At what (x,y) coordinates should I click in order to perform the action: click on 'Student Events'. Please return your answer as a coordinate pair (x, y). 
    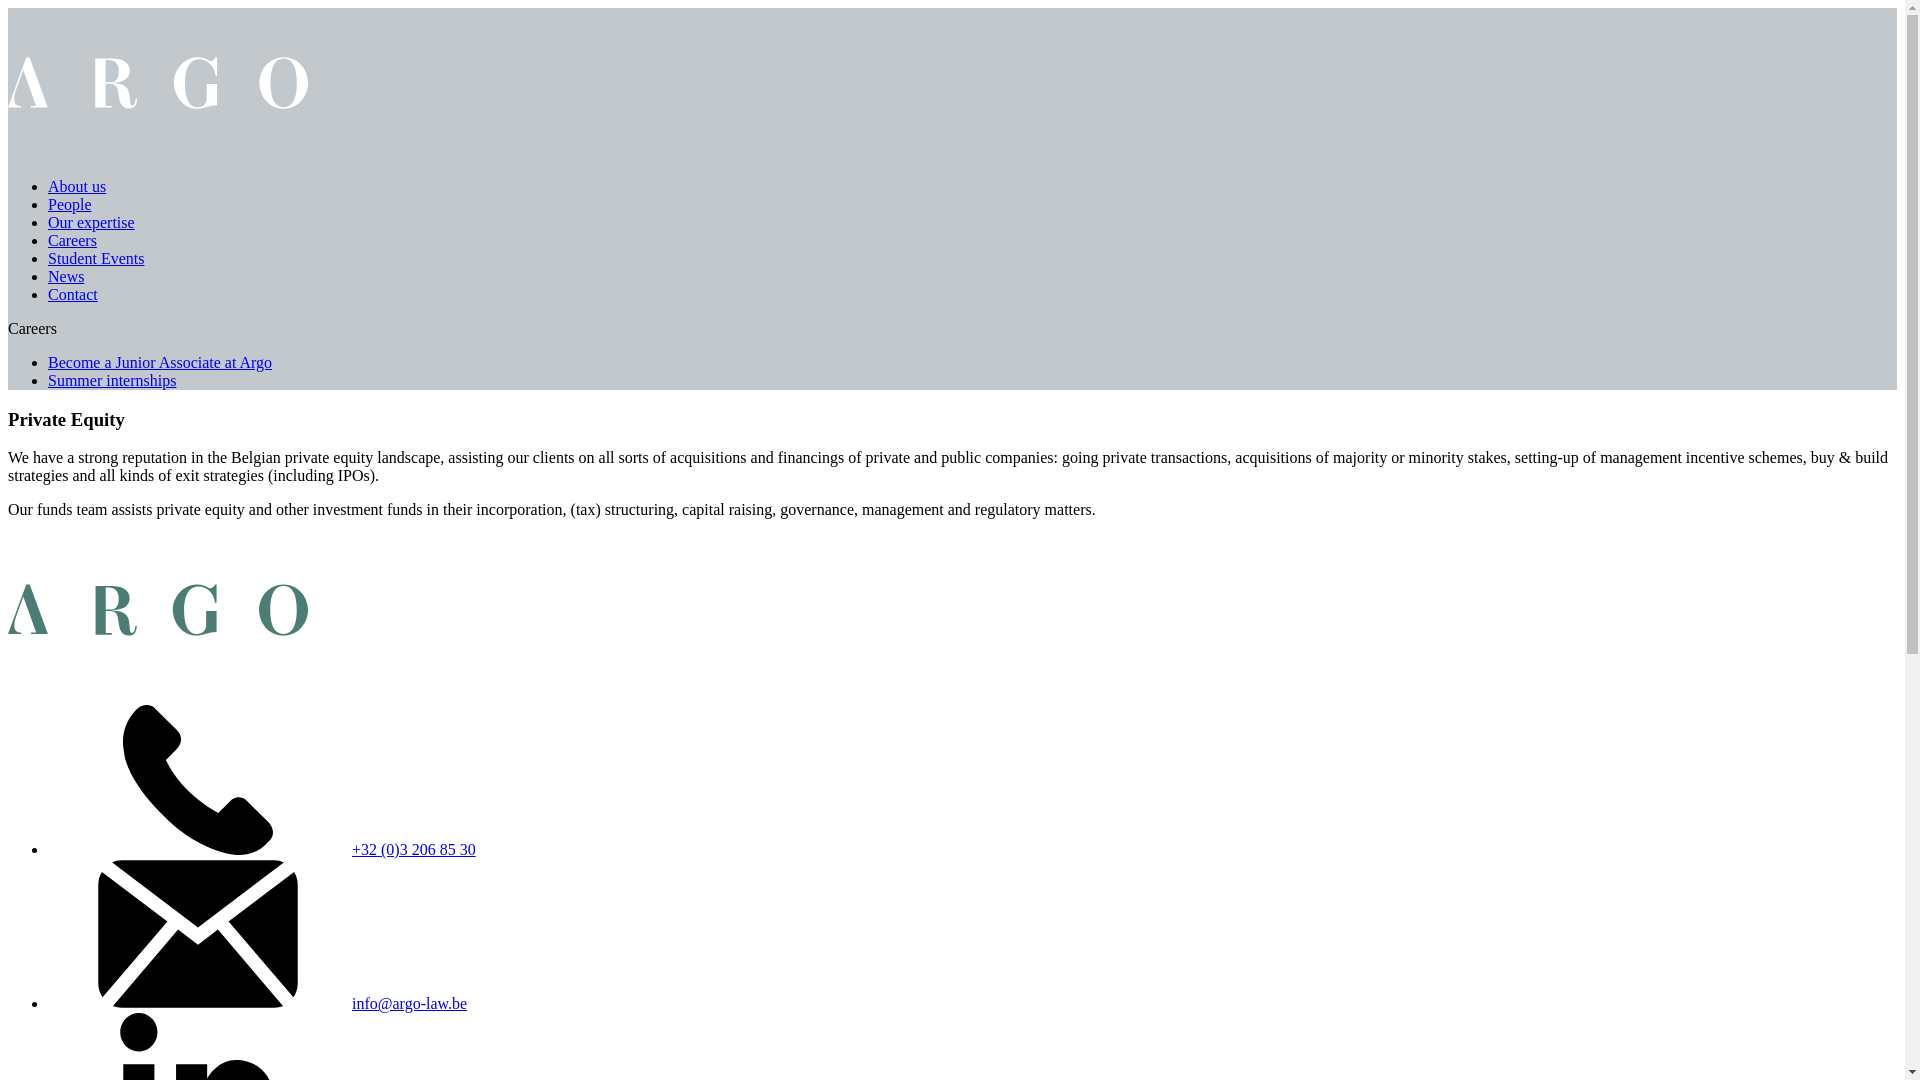
    Looking at the image, I should click on (95, 257).